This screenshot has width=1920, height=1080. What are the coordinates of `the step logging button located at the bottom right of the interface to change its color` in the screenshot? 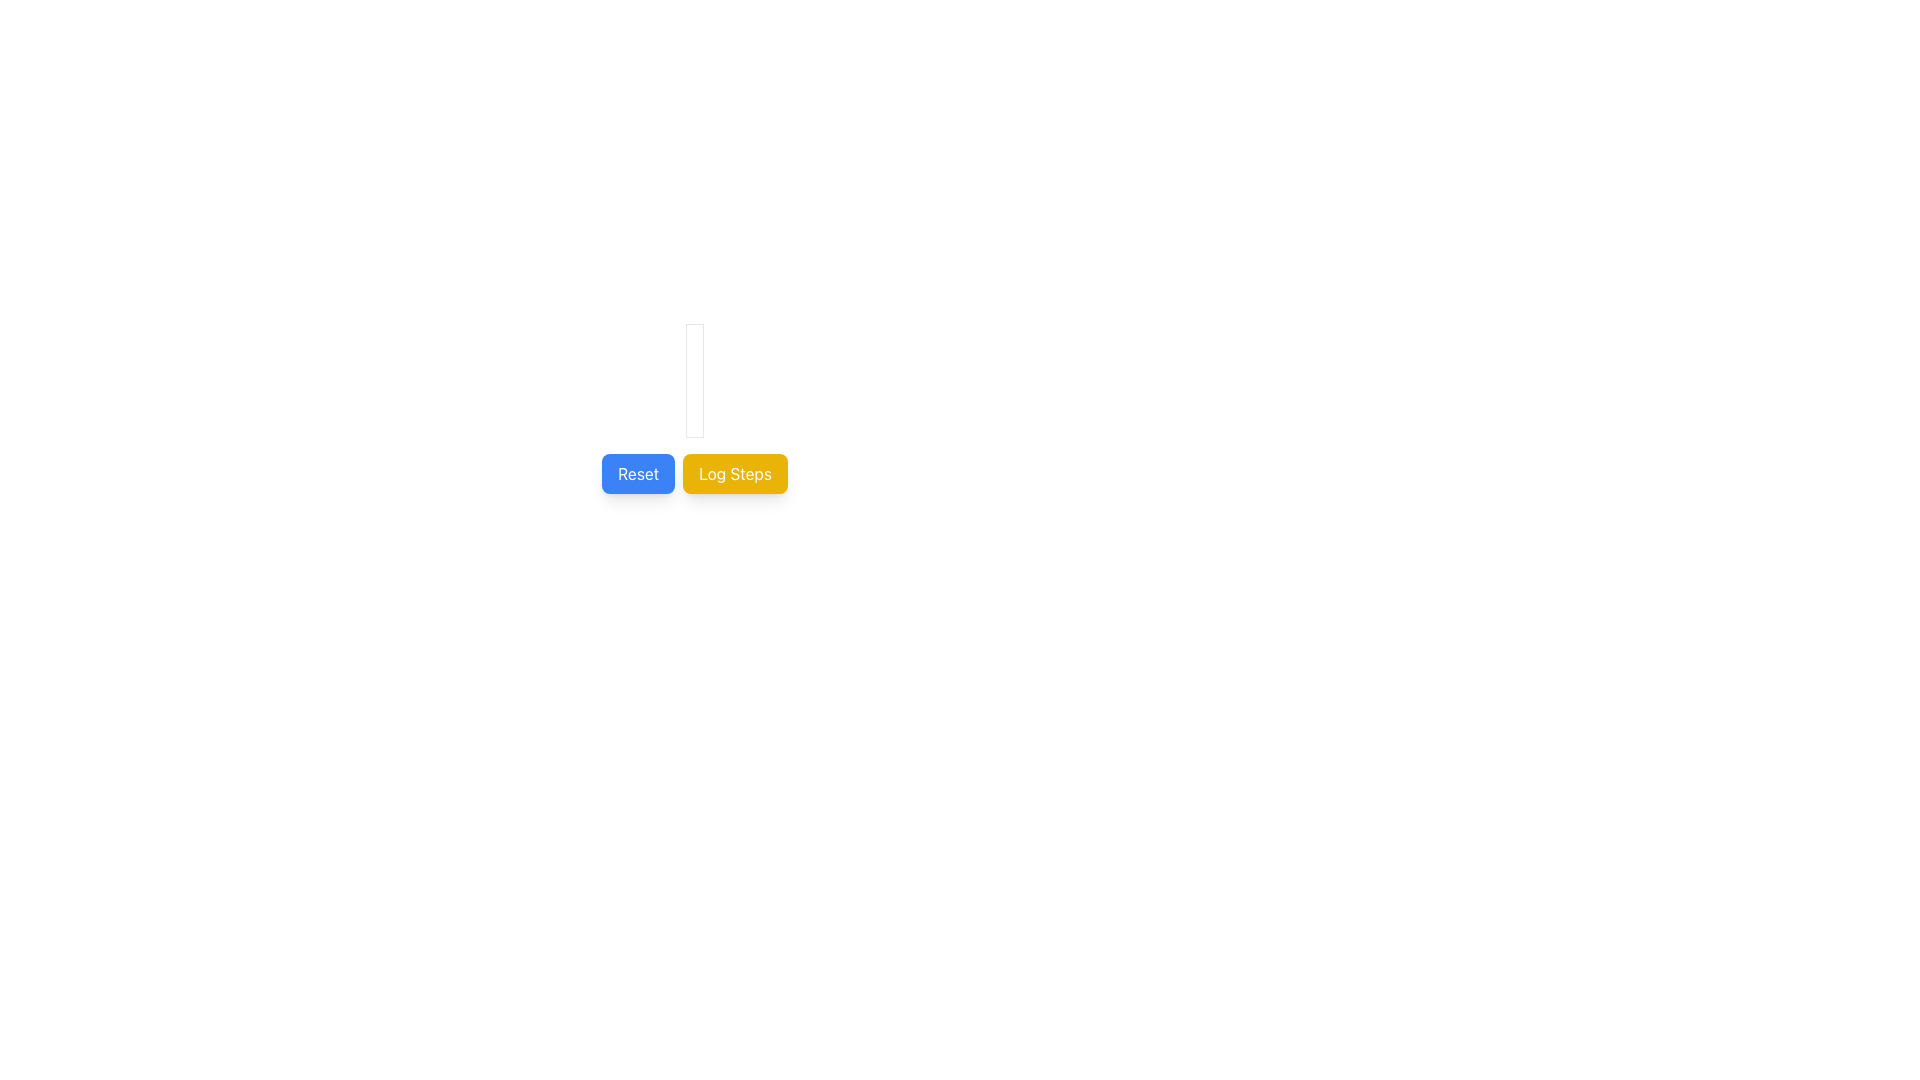 It's located at (734, 474).